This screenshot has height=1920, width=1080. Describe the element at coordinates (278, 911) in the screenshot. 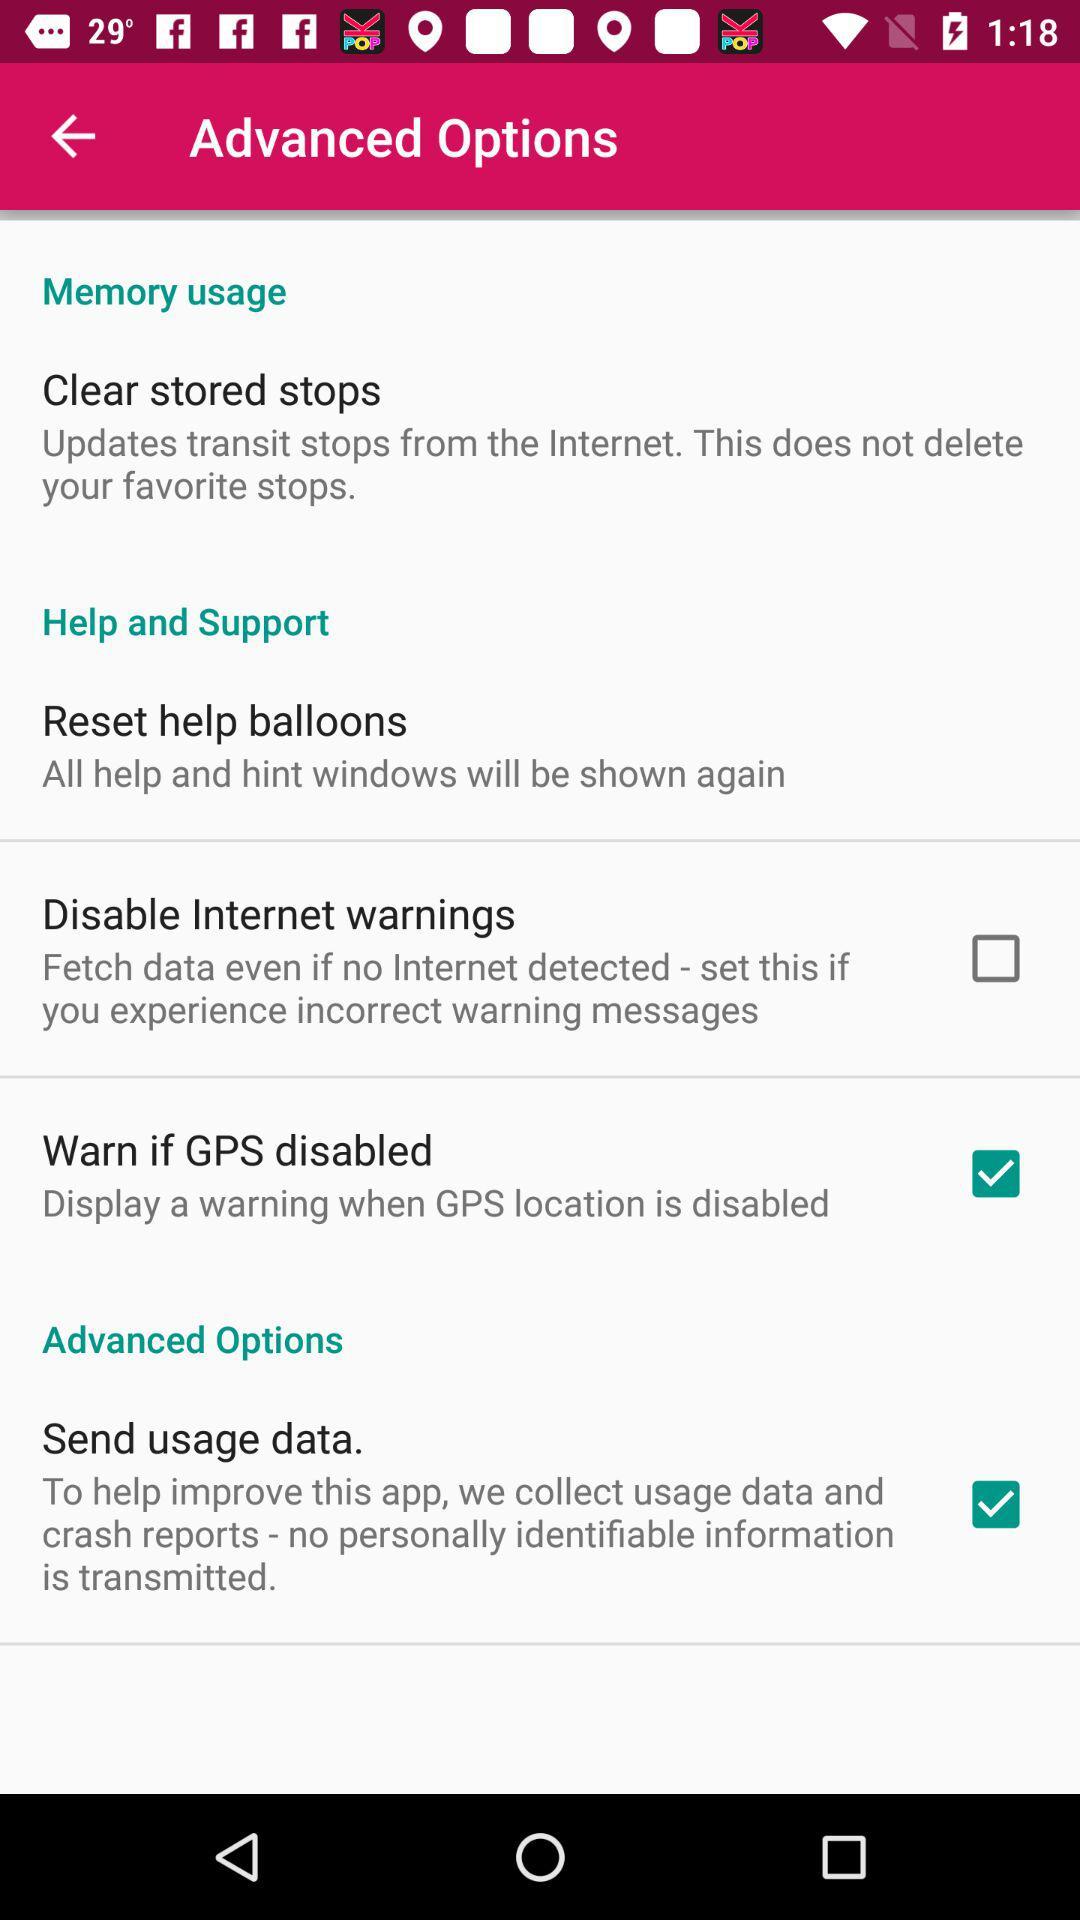

I see `the icon above fetch data even` at that location.